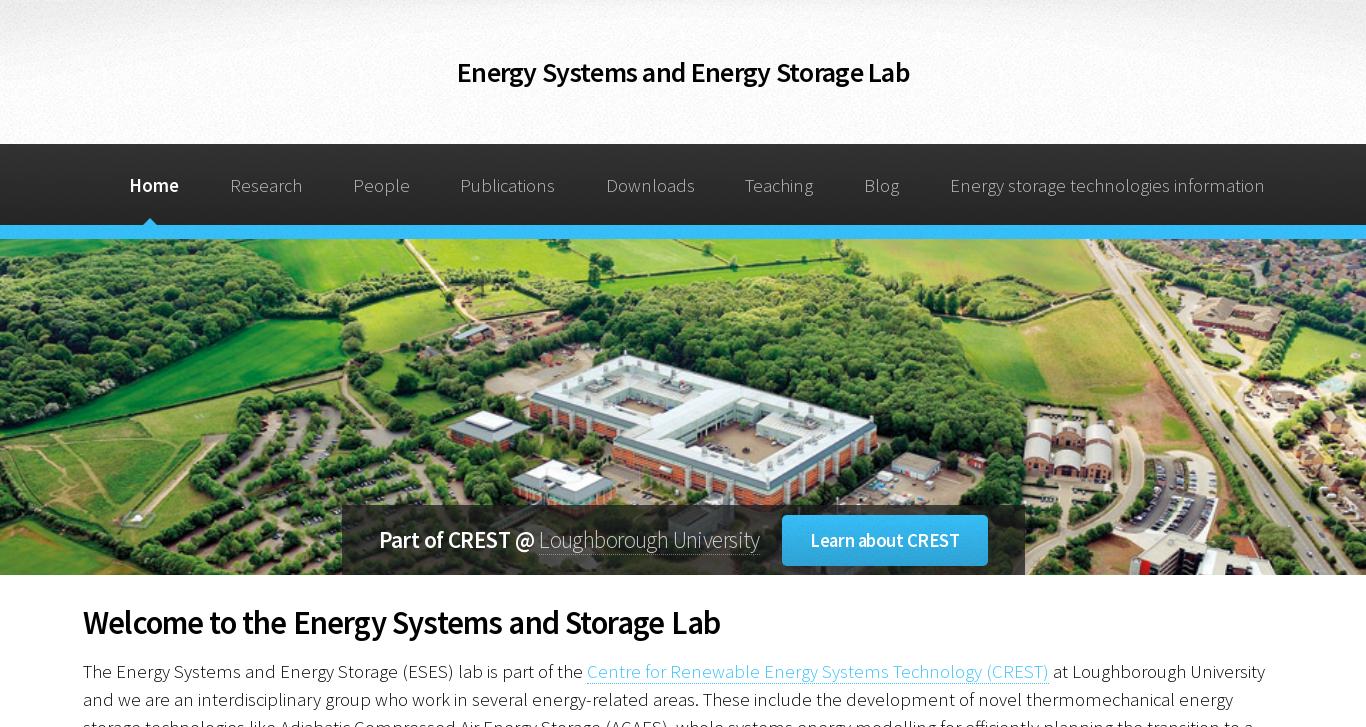  Describe the element at coordinates (458, 537) in the screenshot. I see `'Part of CREST @'` at that location.